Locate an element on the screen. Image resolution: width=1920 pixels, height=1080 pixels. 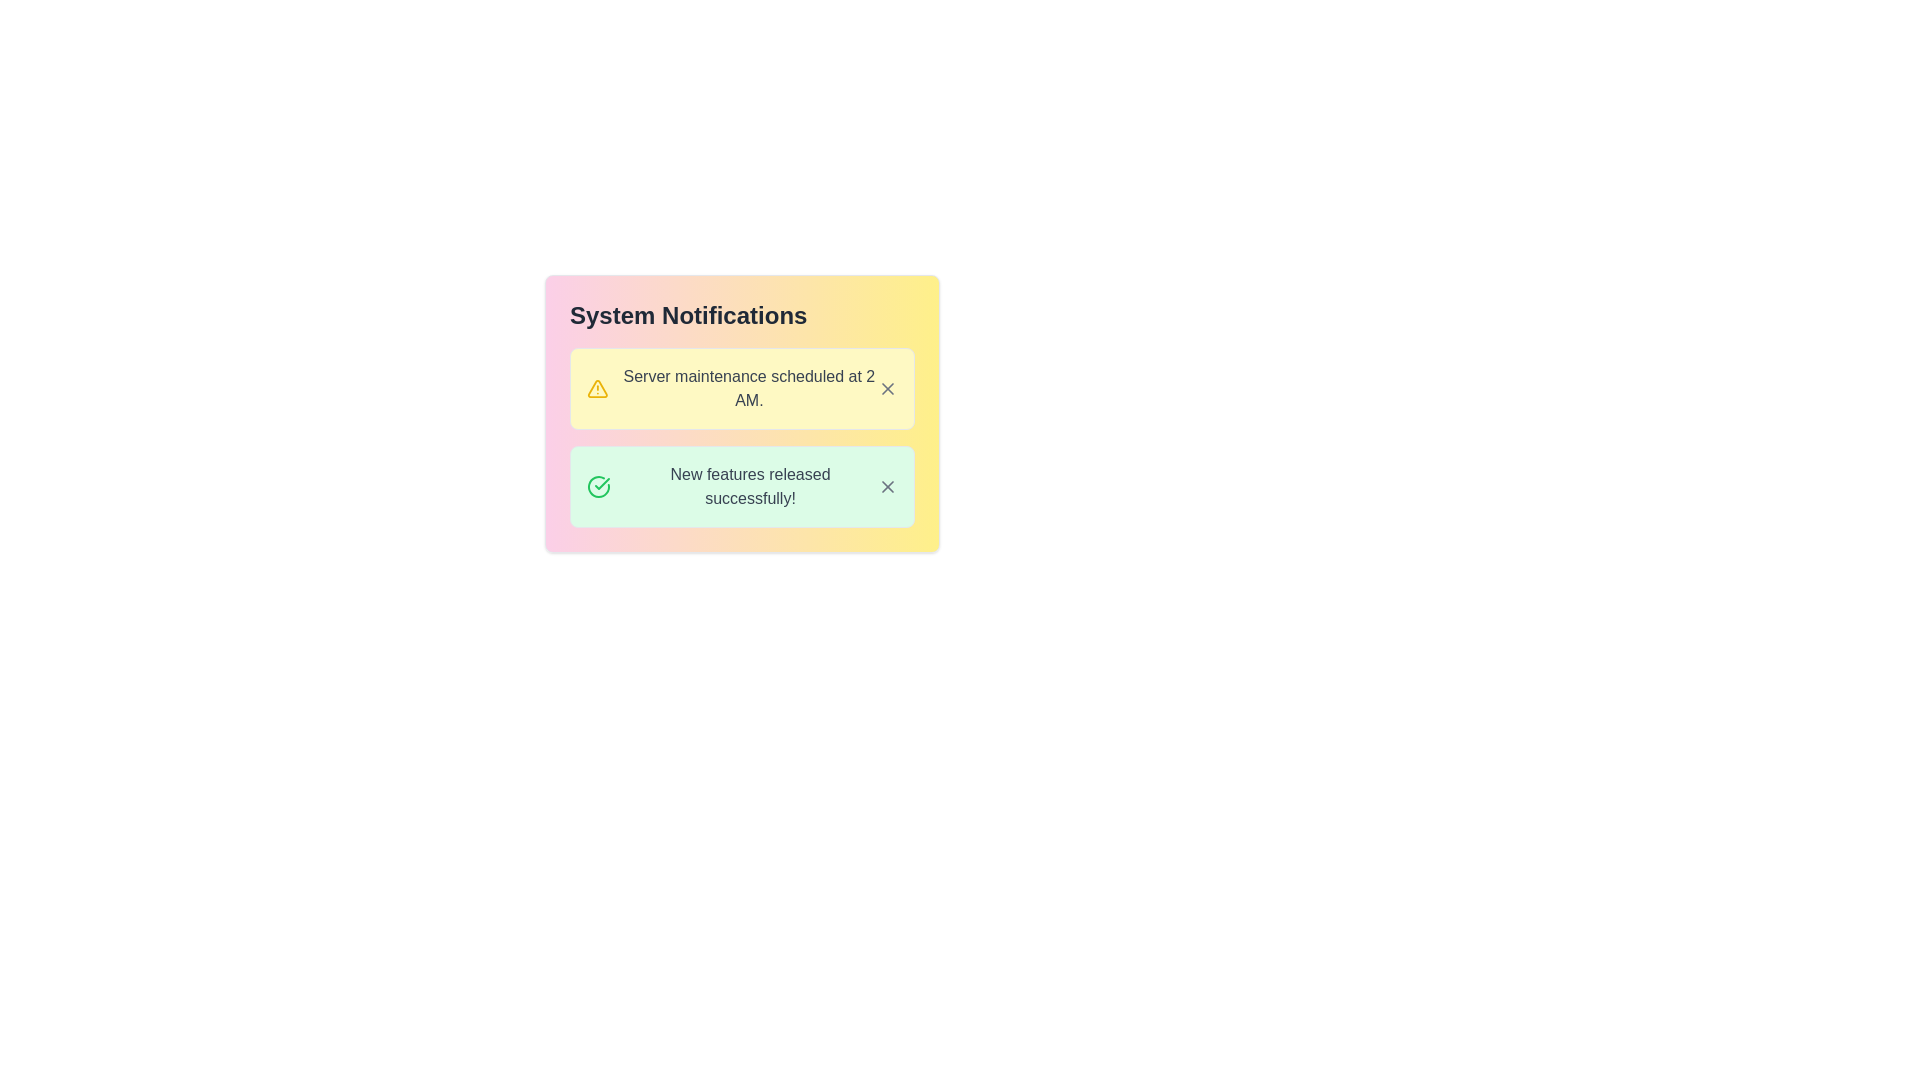
the diagonal cross icon (Close button) located at the top-right corner of the notification card labeled 'Server maintenance scheduled at 2 AM' for visual feedback is located at coordinates (887, 389).